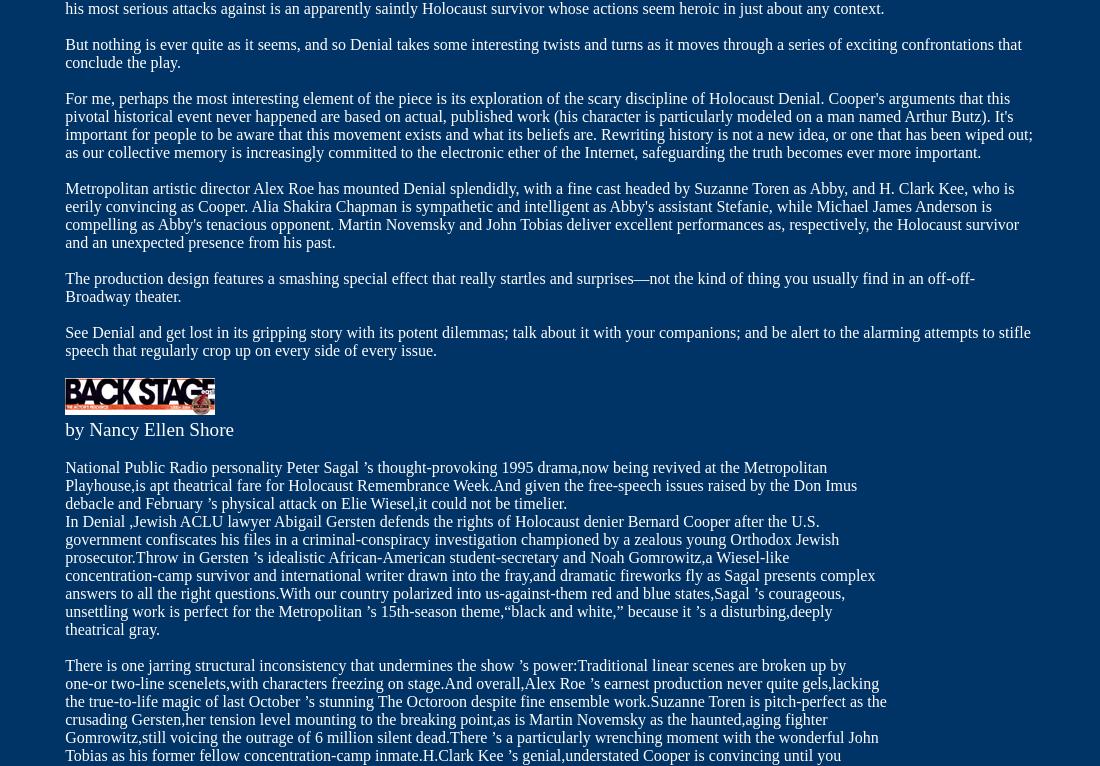 Image resolution: width=1100 pixels, height=766 pixels. Describe the element at coordinates (315, 503) in the screenshot. I see `'debacle
and
February
’s
physical
attack on Elie Wiesel,it could not be timelier.'` at that location.